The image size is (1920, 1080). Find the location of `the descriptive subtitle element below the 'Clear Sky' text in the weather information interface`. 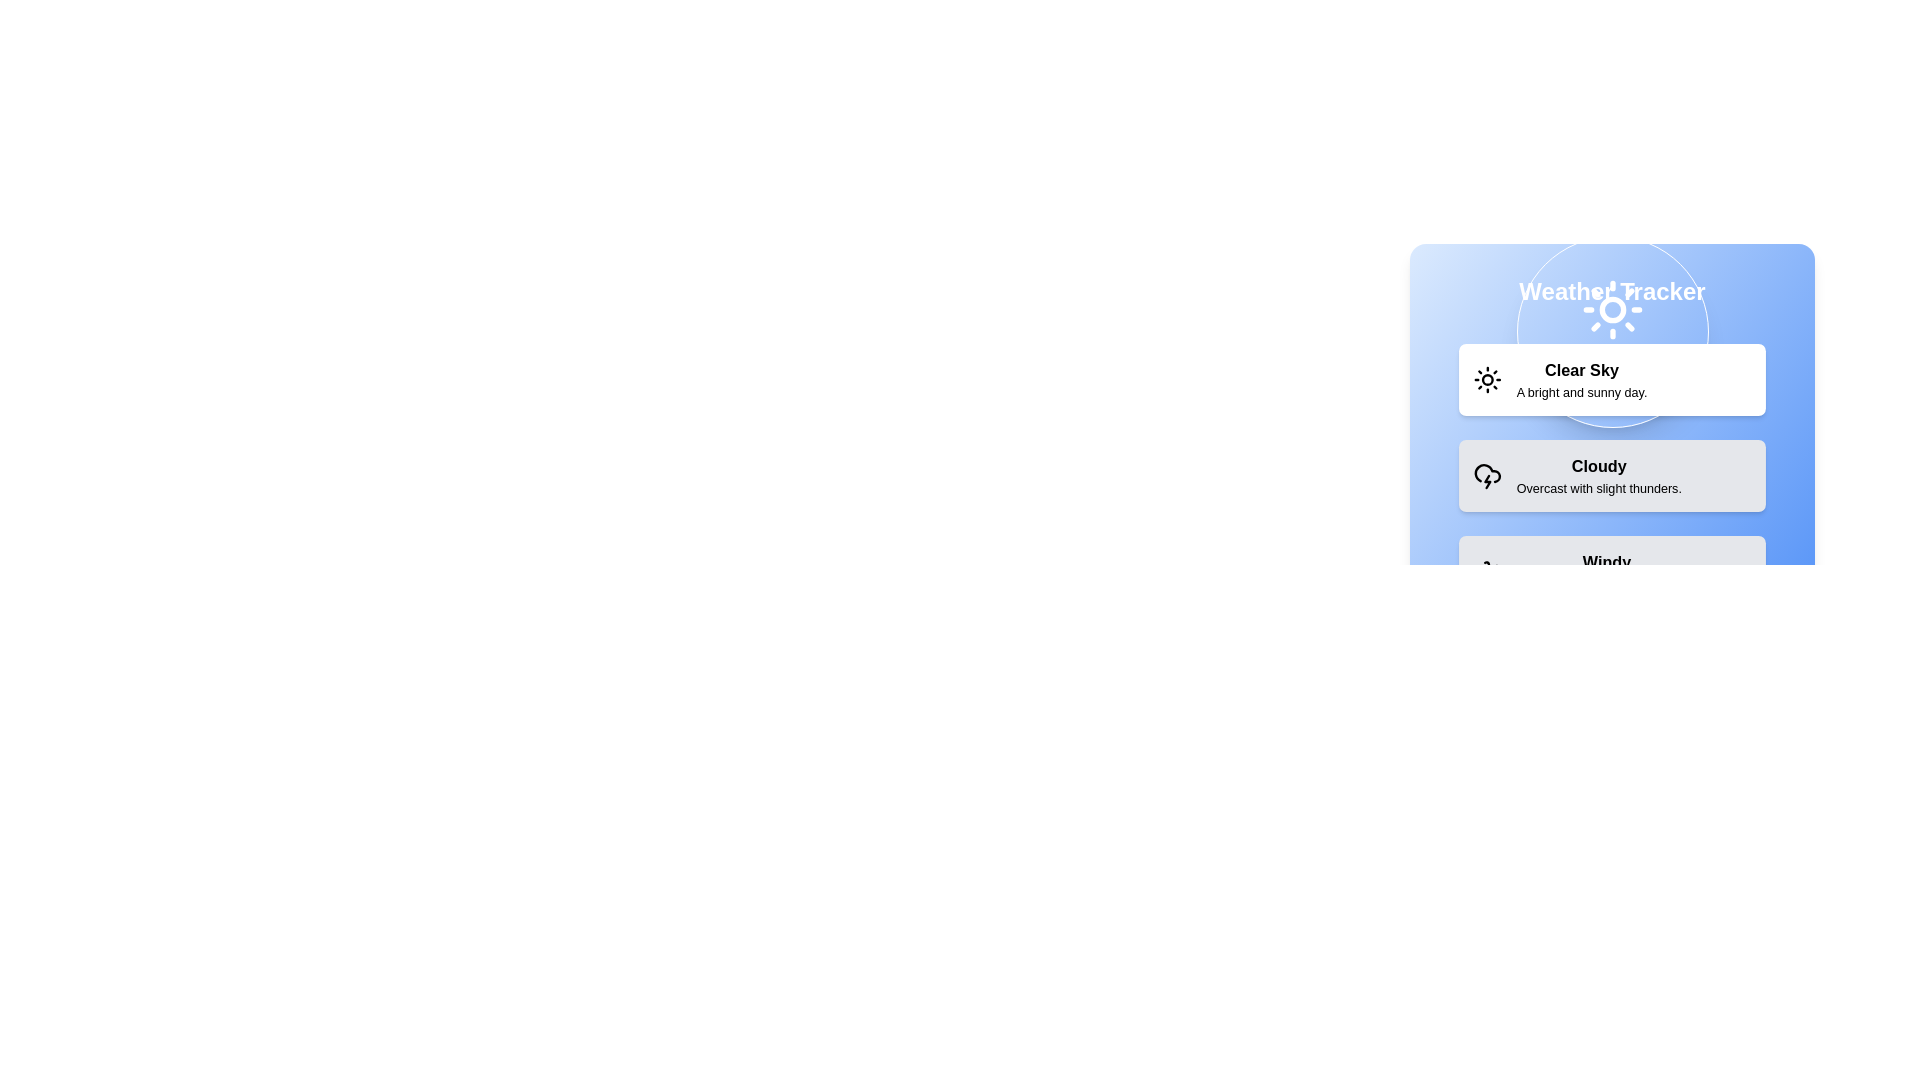

the descriptive subtitle element below the 'Clear Sky' text in the weather information interface is located at coordinates (1581, 392).